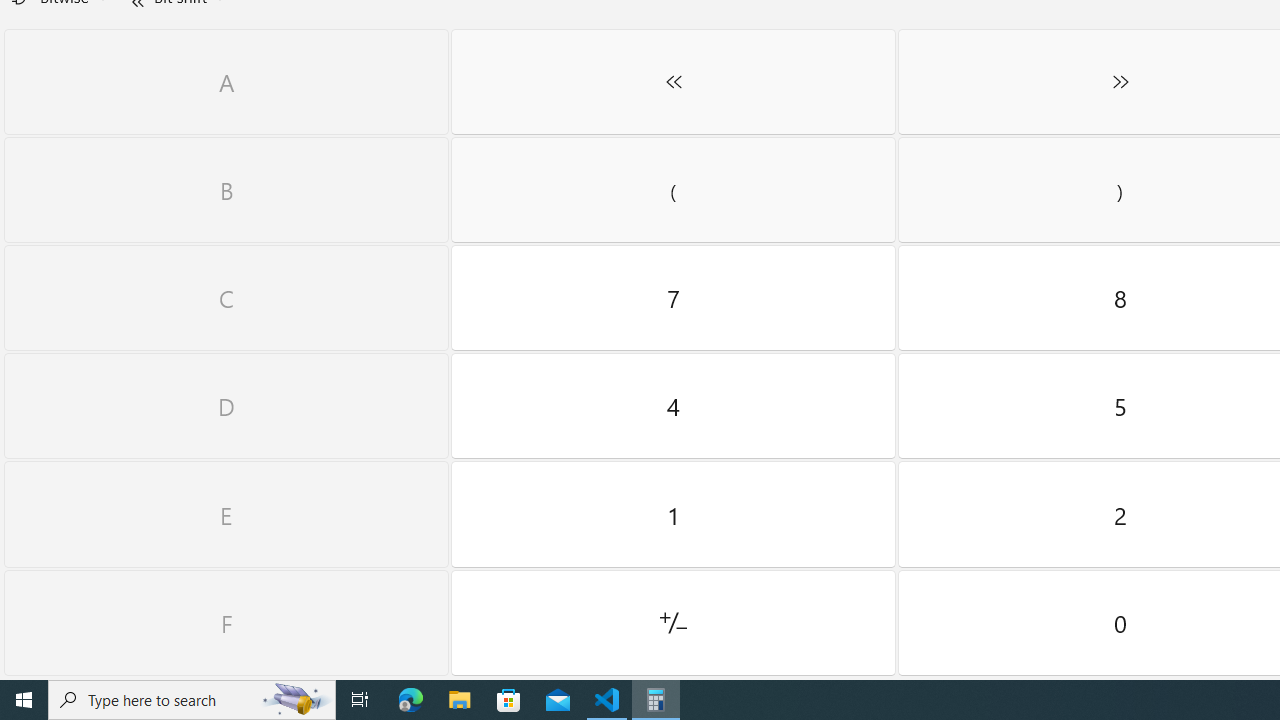 The width and height of the screenshot is (1280, 720). What do you see at coordinates (359, 698) in the screenshot?
I see `'Task View'` at bounding box center [359, 698].